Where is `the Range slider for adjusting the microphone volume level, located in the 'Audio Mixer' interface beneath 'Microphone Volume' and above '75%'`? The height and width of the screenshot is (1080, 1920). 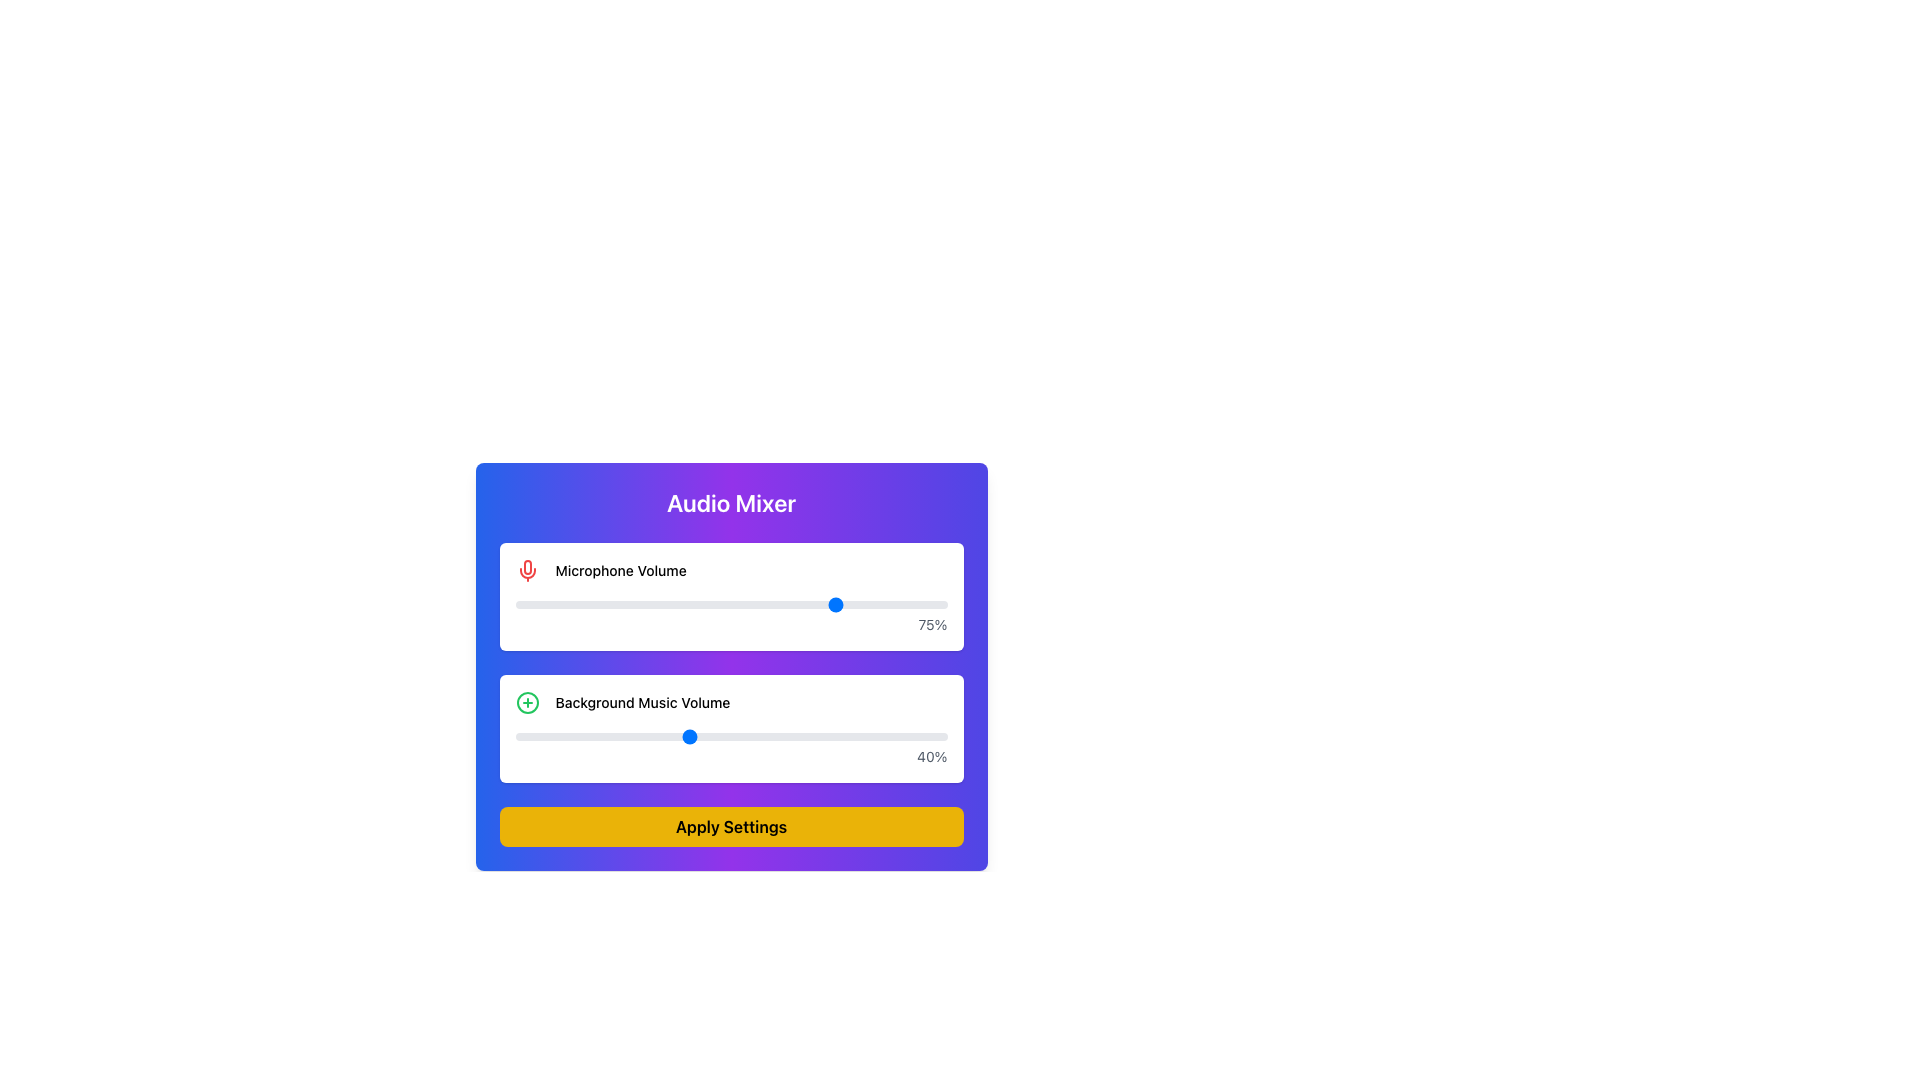
the Range slider for adjusting the microphone volume level, located in the 'Audio Mixer' interface beneath 'Microphone Volume' and above '75%' is located at coordinates (730, 604).